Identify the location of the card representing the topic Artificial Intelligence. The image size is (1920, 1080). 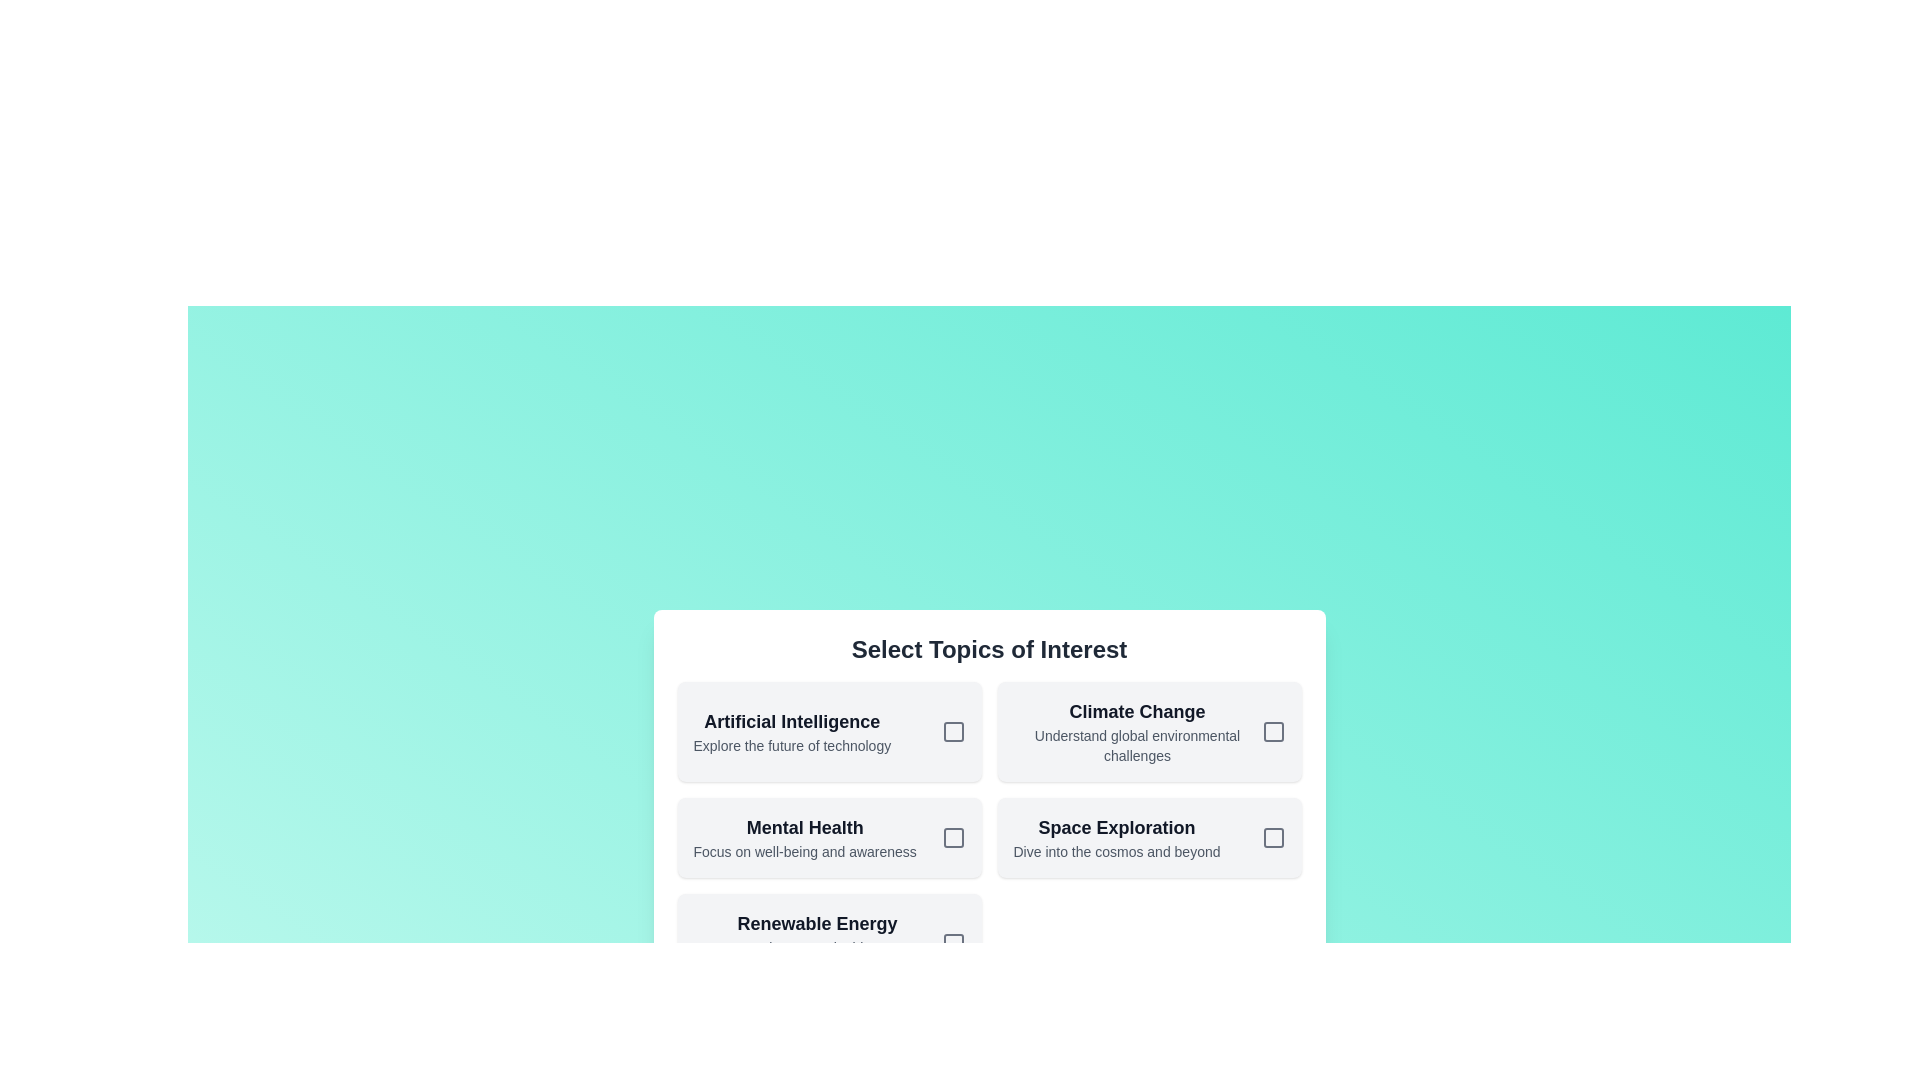
(829, 732).